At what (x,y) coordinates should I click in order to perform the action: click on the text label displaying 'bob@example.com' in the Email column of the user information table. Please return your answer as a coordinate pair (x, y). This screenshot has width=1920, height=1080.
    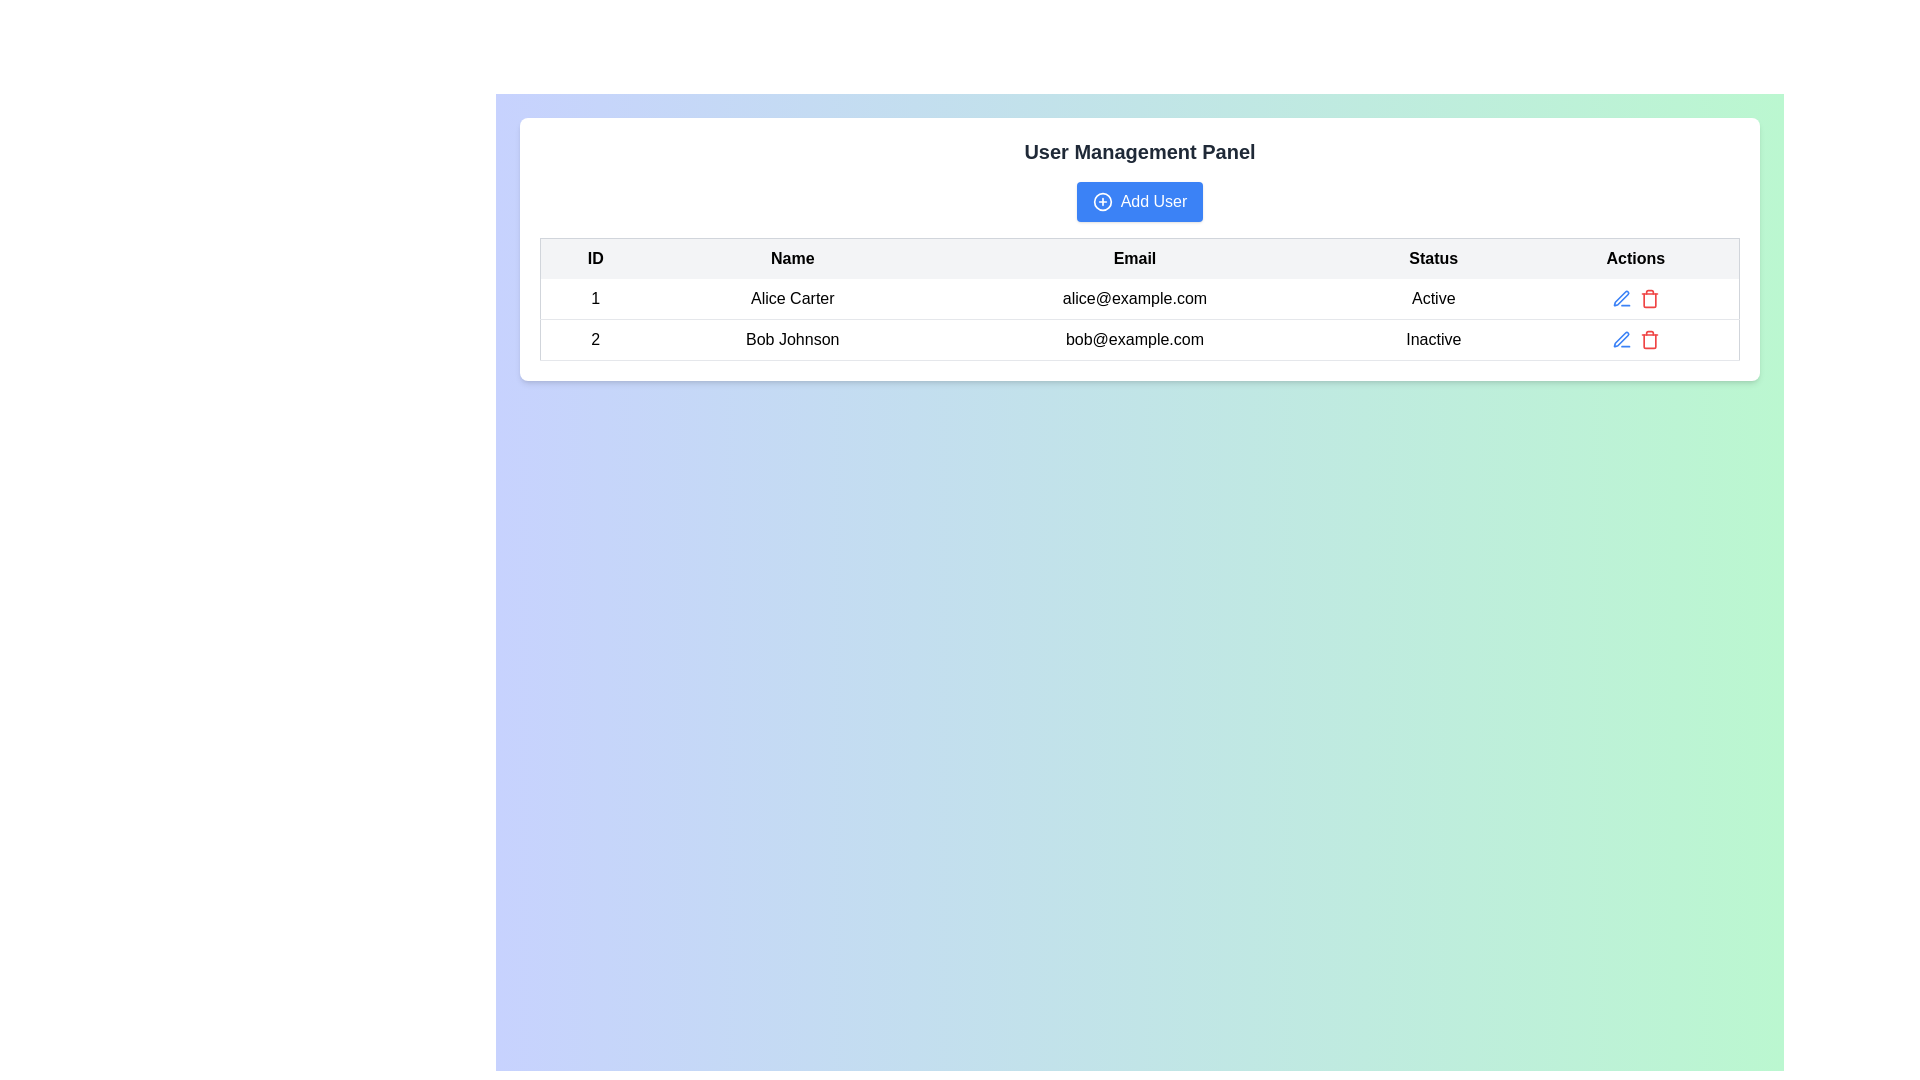
    Looking at the image, I should click on (1134, 338).